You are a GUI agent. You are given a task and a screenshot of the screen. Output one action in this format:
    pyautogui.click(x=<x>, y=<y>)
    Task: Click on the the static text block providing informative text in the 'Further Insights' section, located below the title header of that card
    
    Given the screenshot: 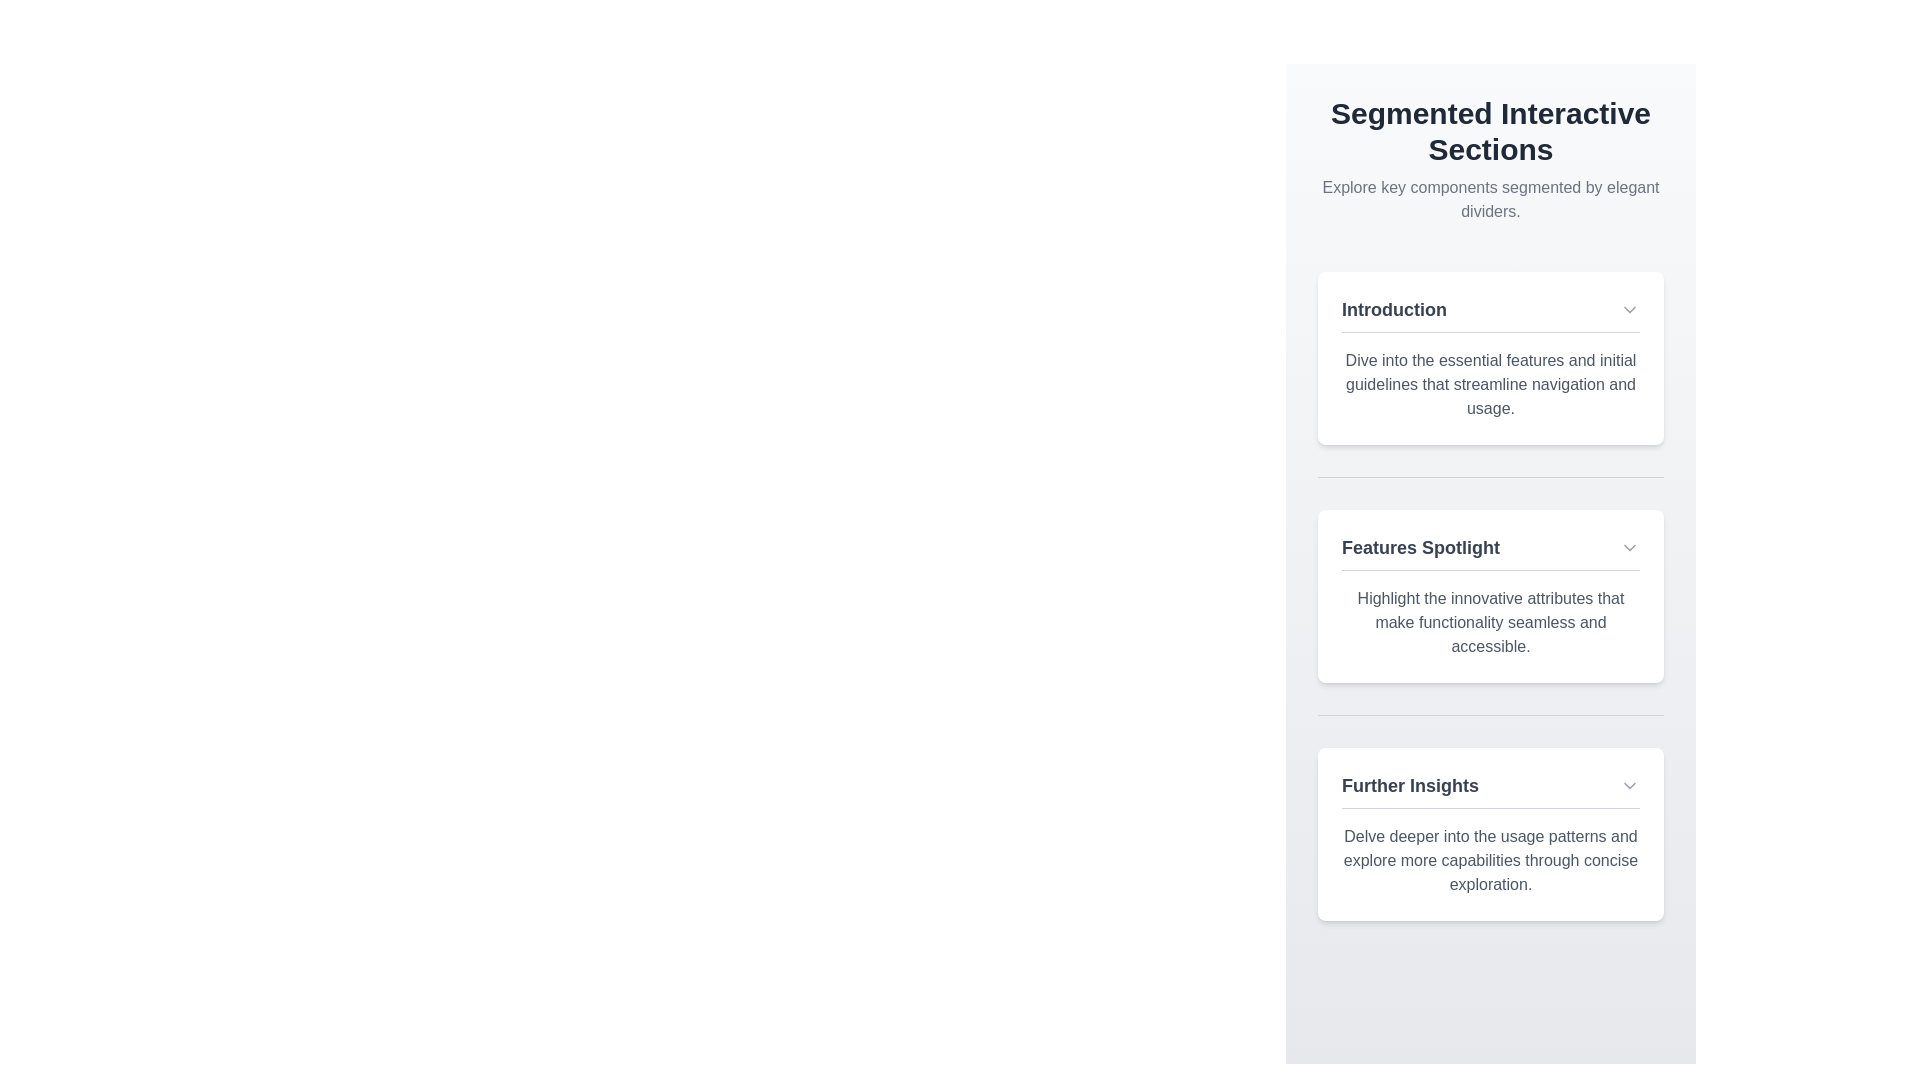 What is the action you would take?
    pyautogui.click(x=1491, y=859)
    